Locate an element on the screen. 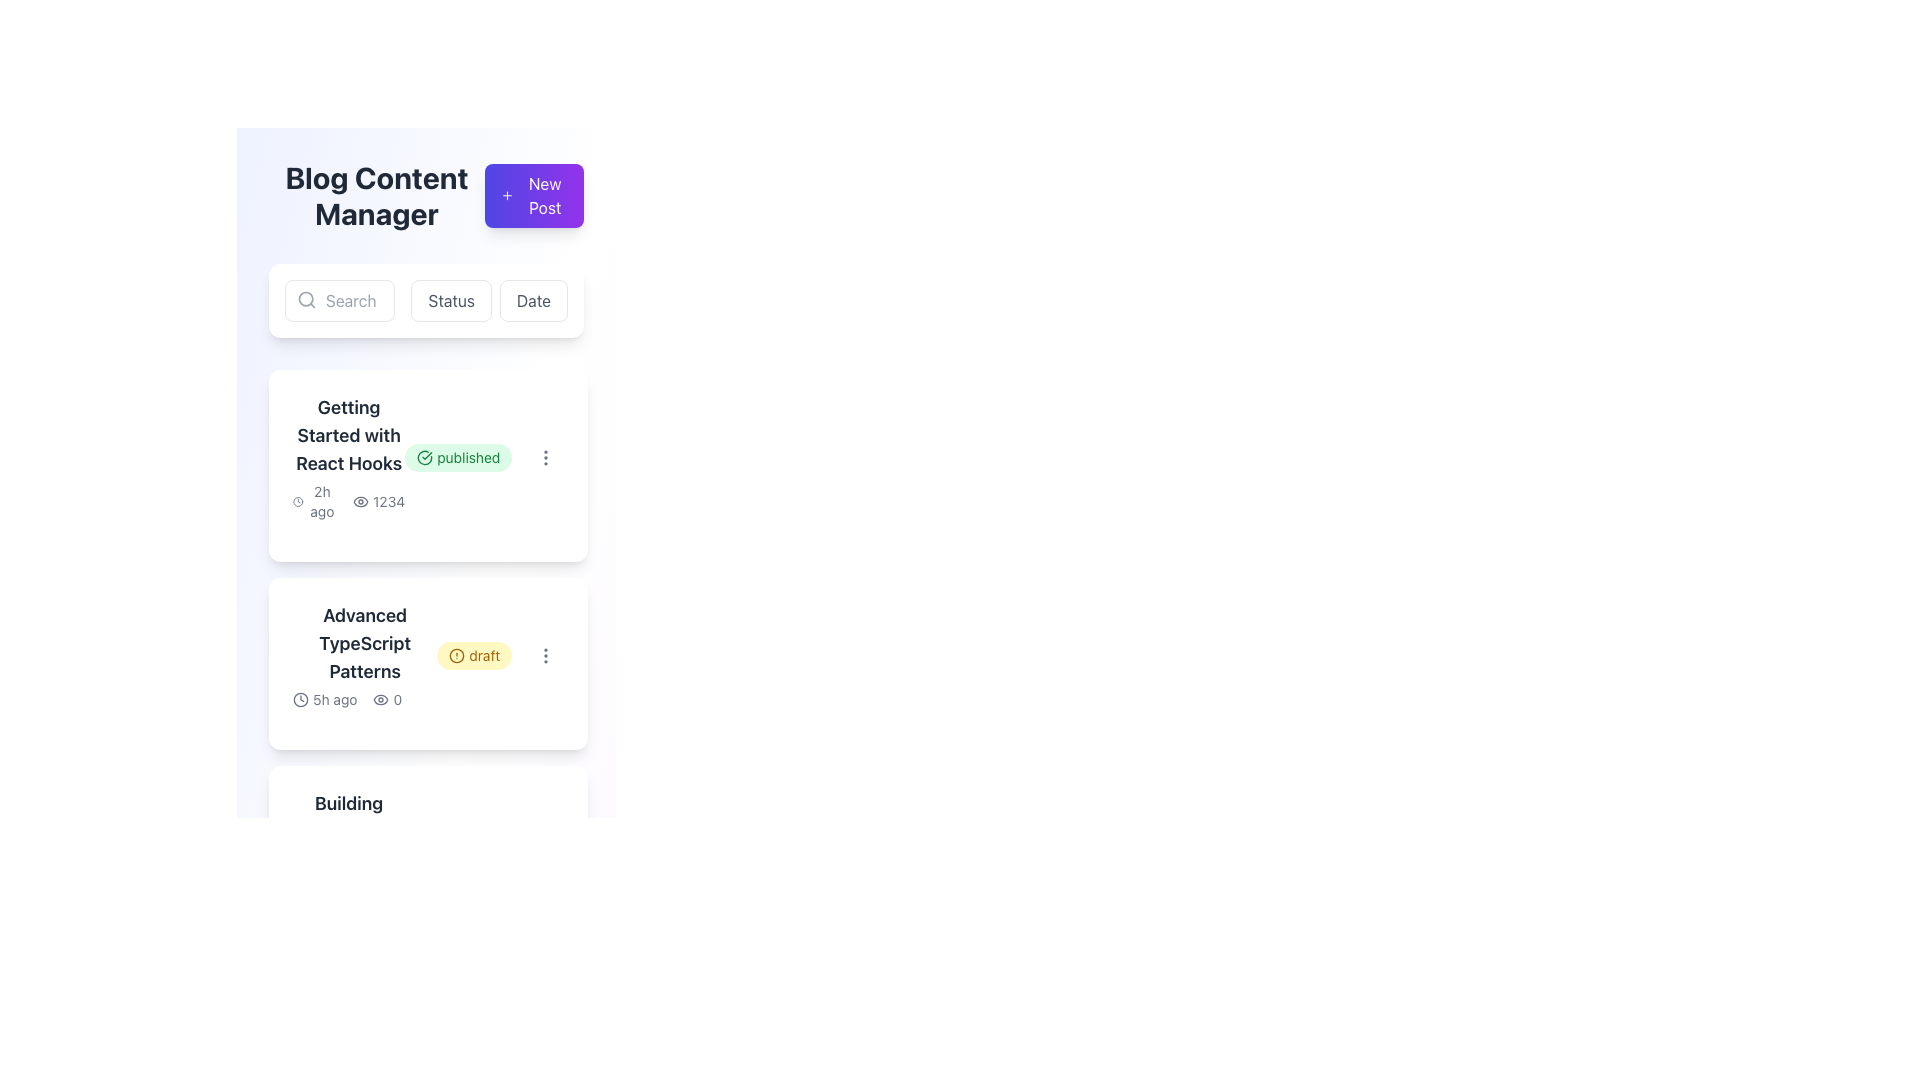  the date filter button located to the right of the 'Status' button is located at coordinates (533, 300).